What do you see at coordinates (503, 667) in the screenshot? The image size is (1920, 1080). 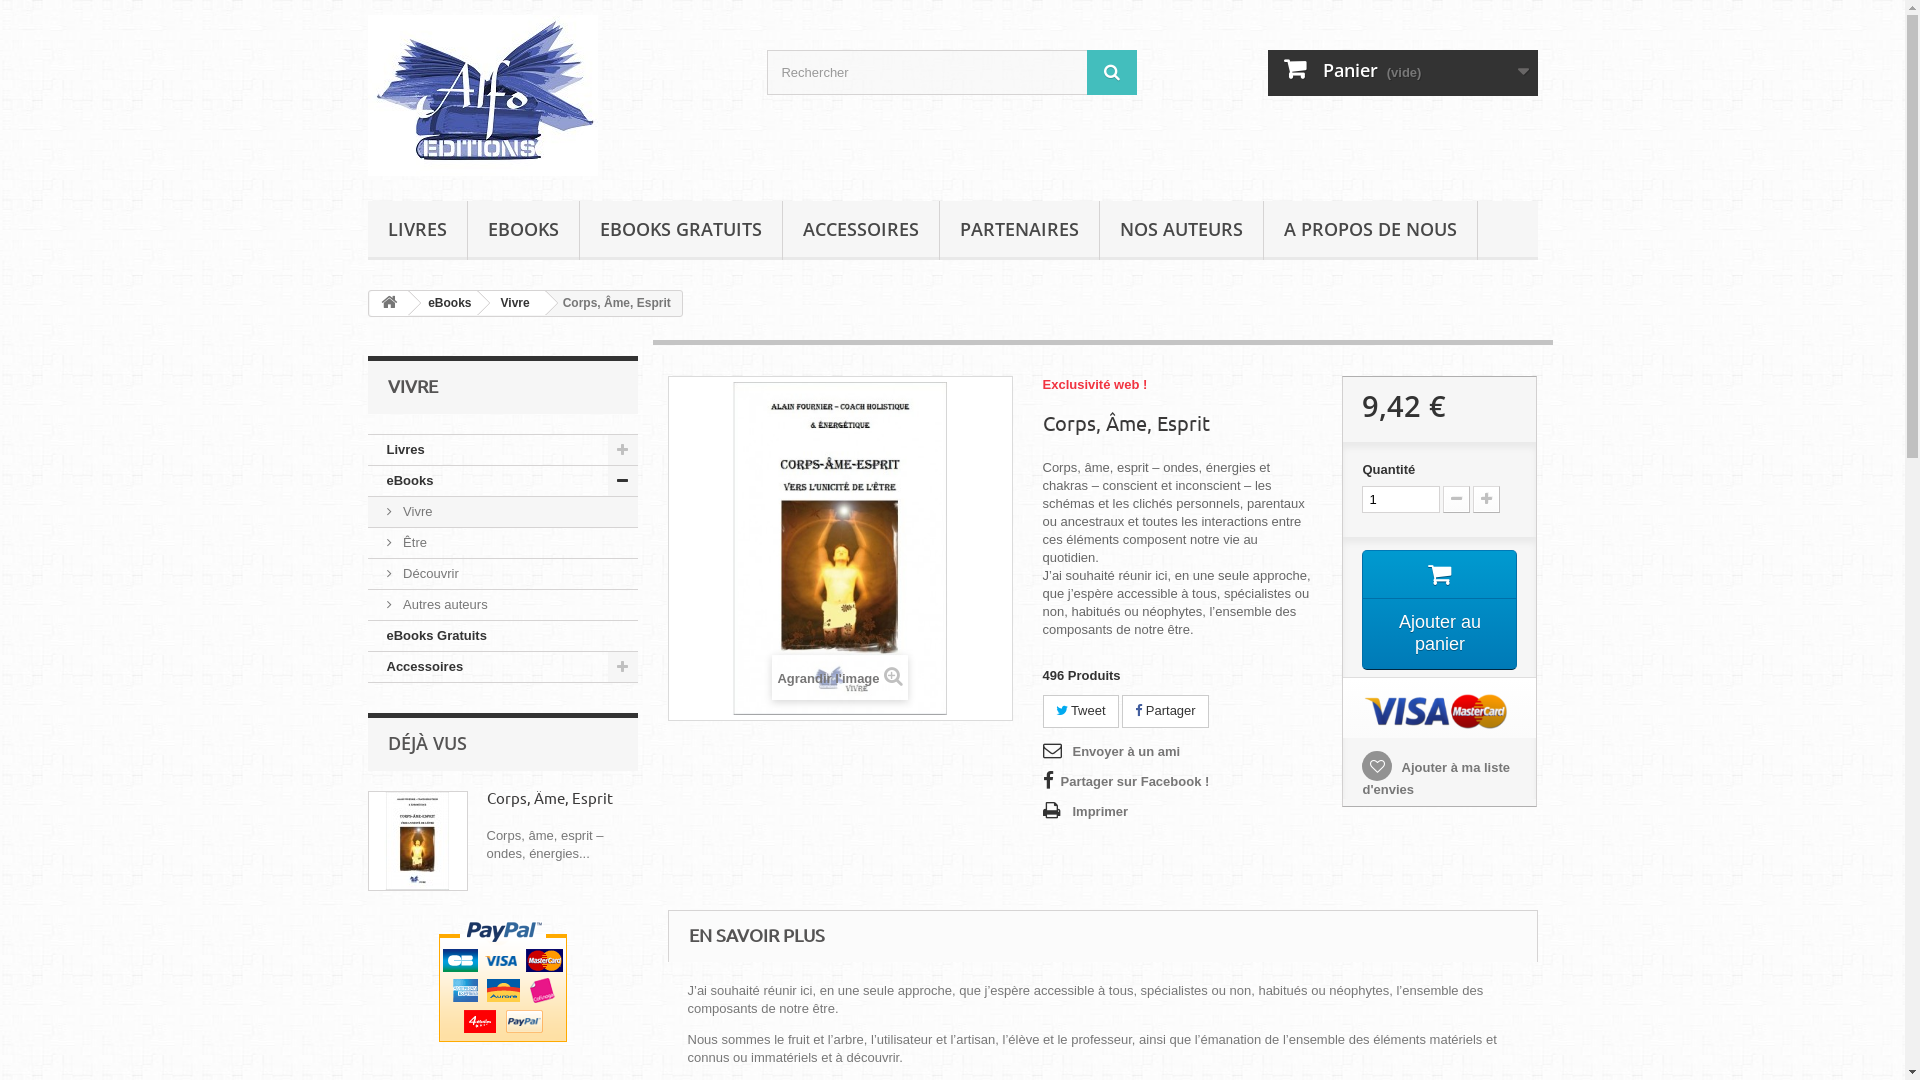 I see `'Accessoires'` at bounding box center [503, 667].